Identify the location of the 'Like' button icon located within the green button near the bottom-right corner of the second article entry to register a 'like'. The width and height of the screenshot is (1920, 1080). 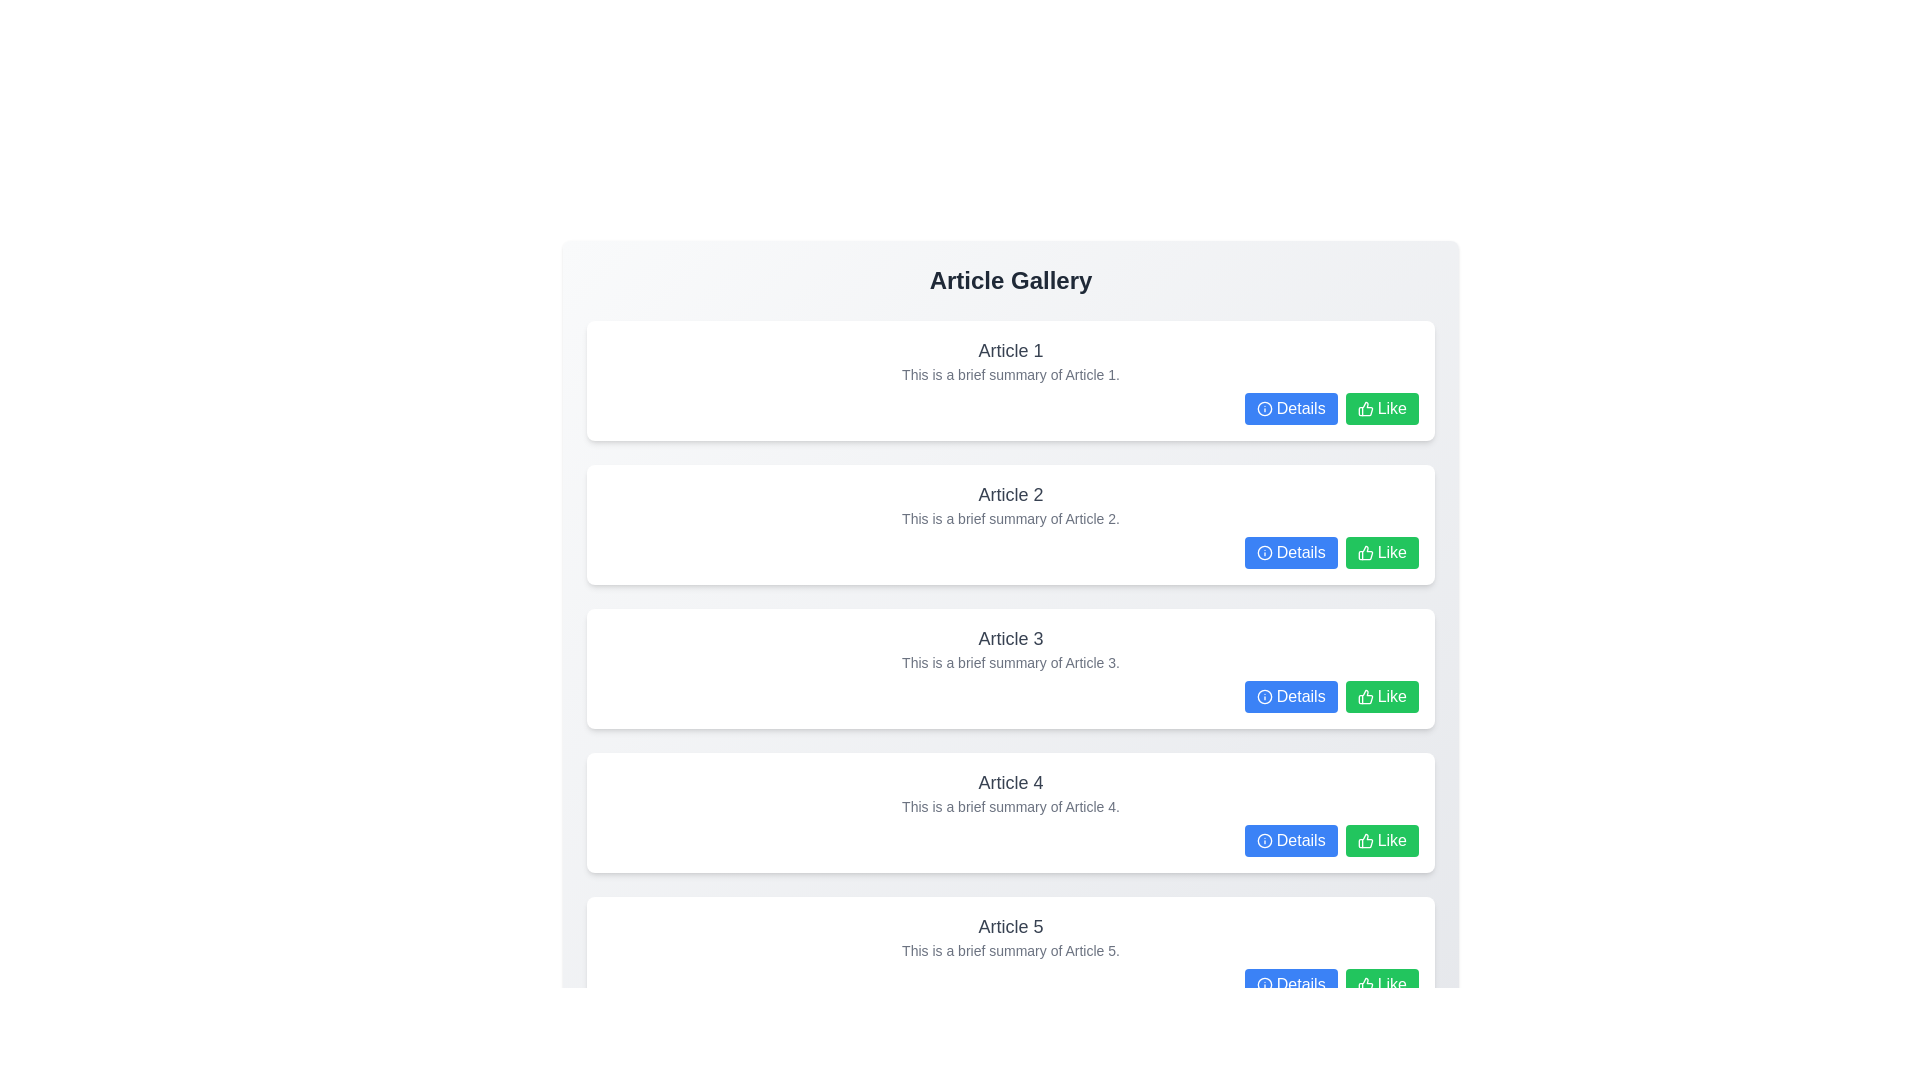
(1364, 552).